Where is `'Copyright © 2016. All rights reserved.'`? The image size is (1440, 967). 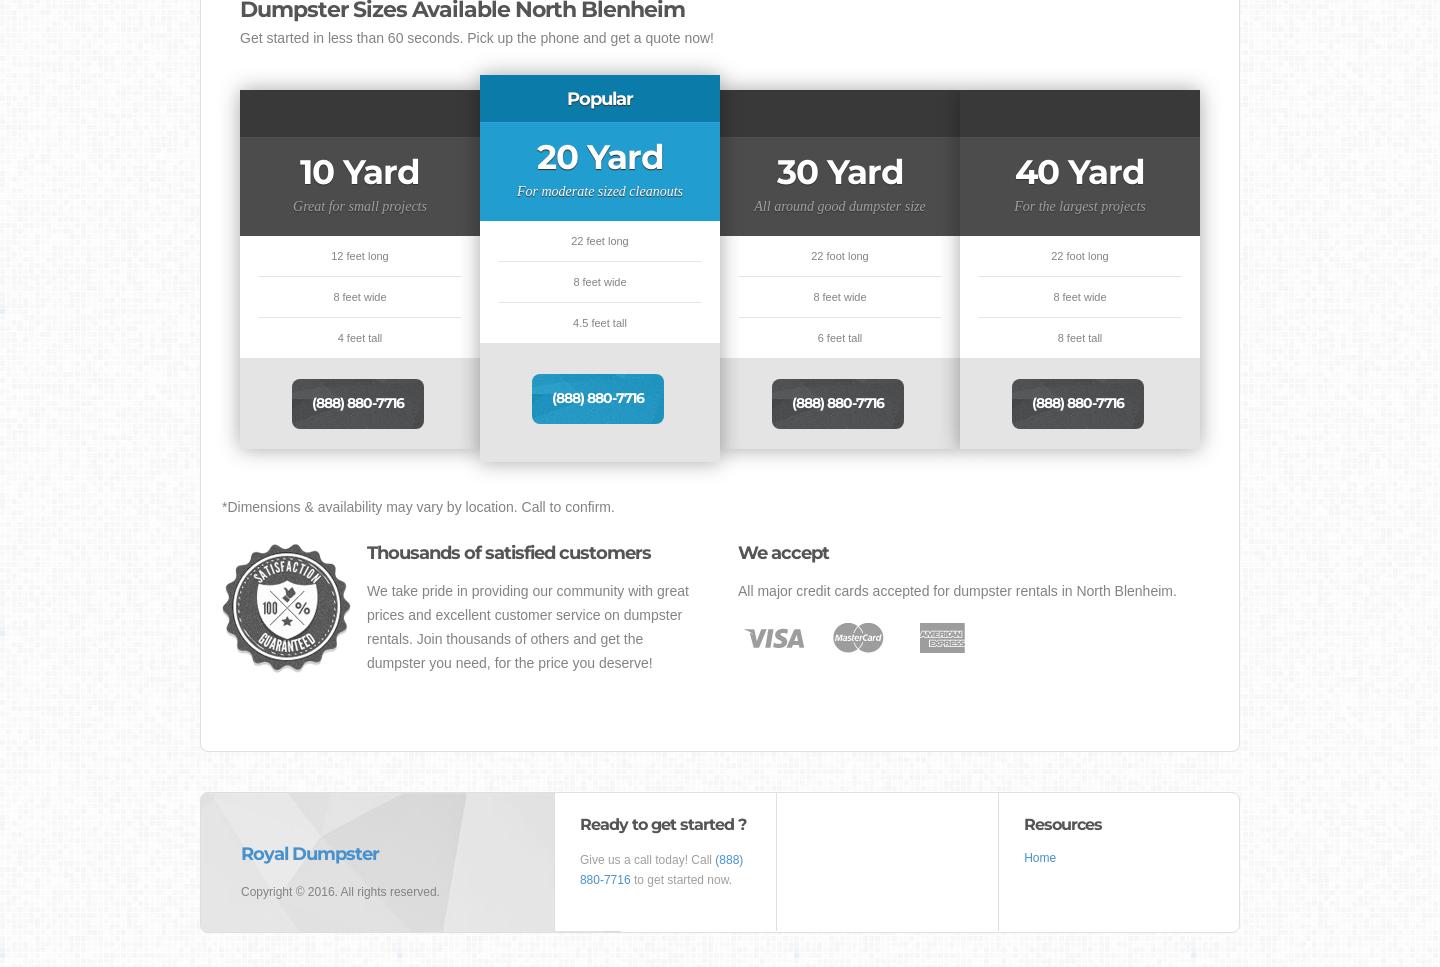 'Copyright © 2016. All rights reserved.' is located at coordinates (240, 890).